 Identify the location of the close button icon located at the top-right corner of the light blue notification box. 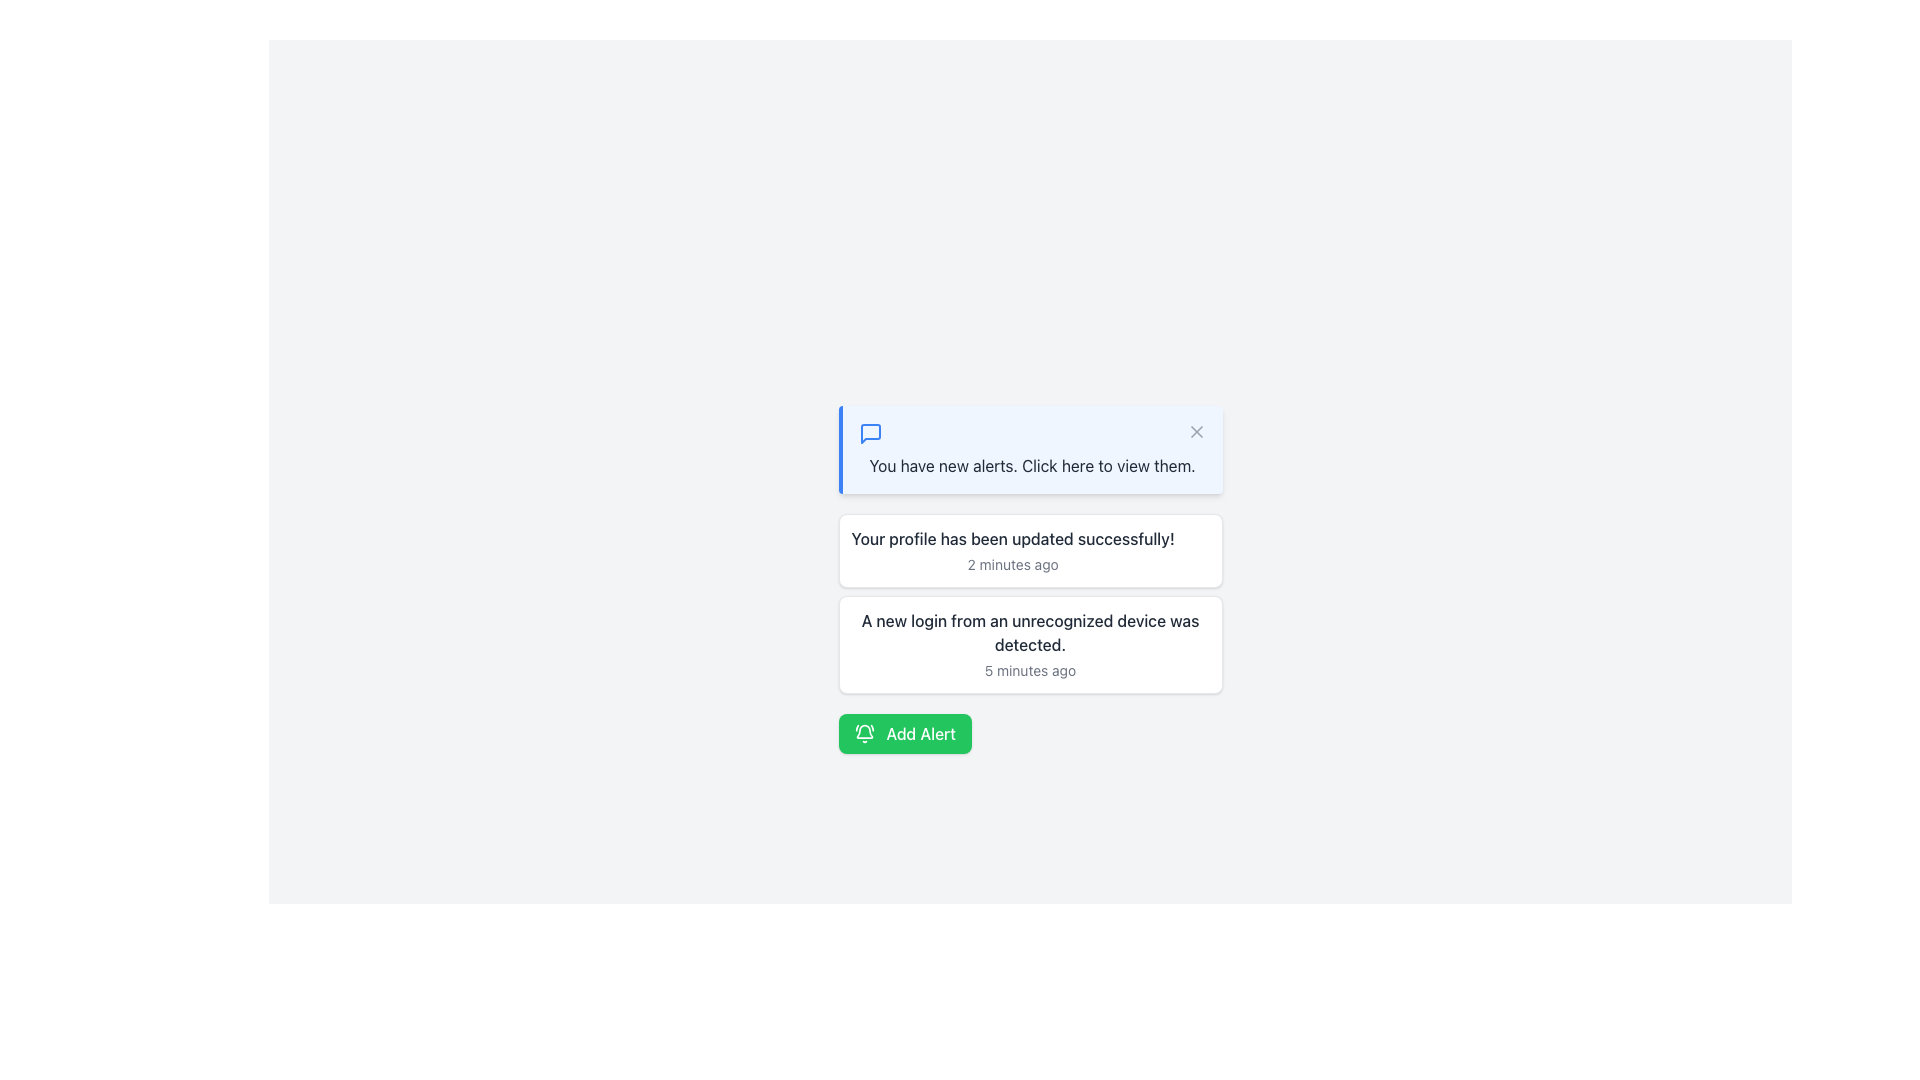
(1196, 431).